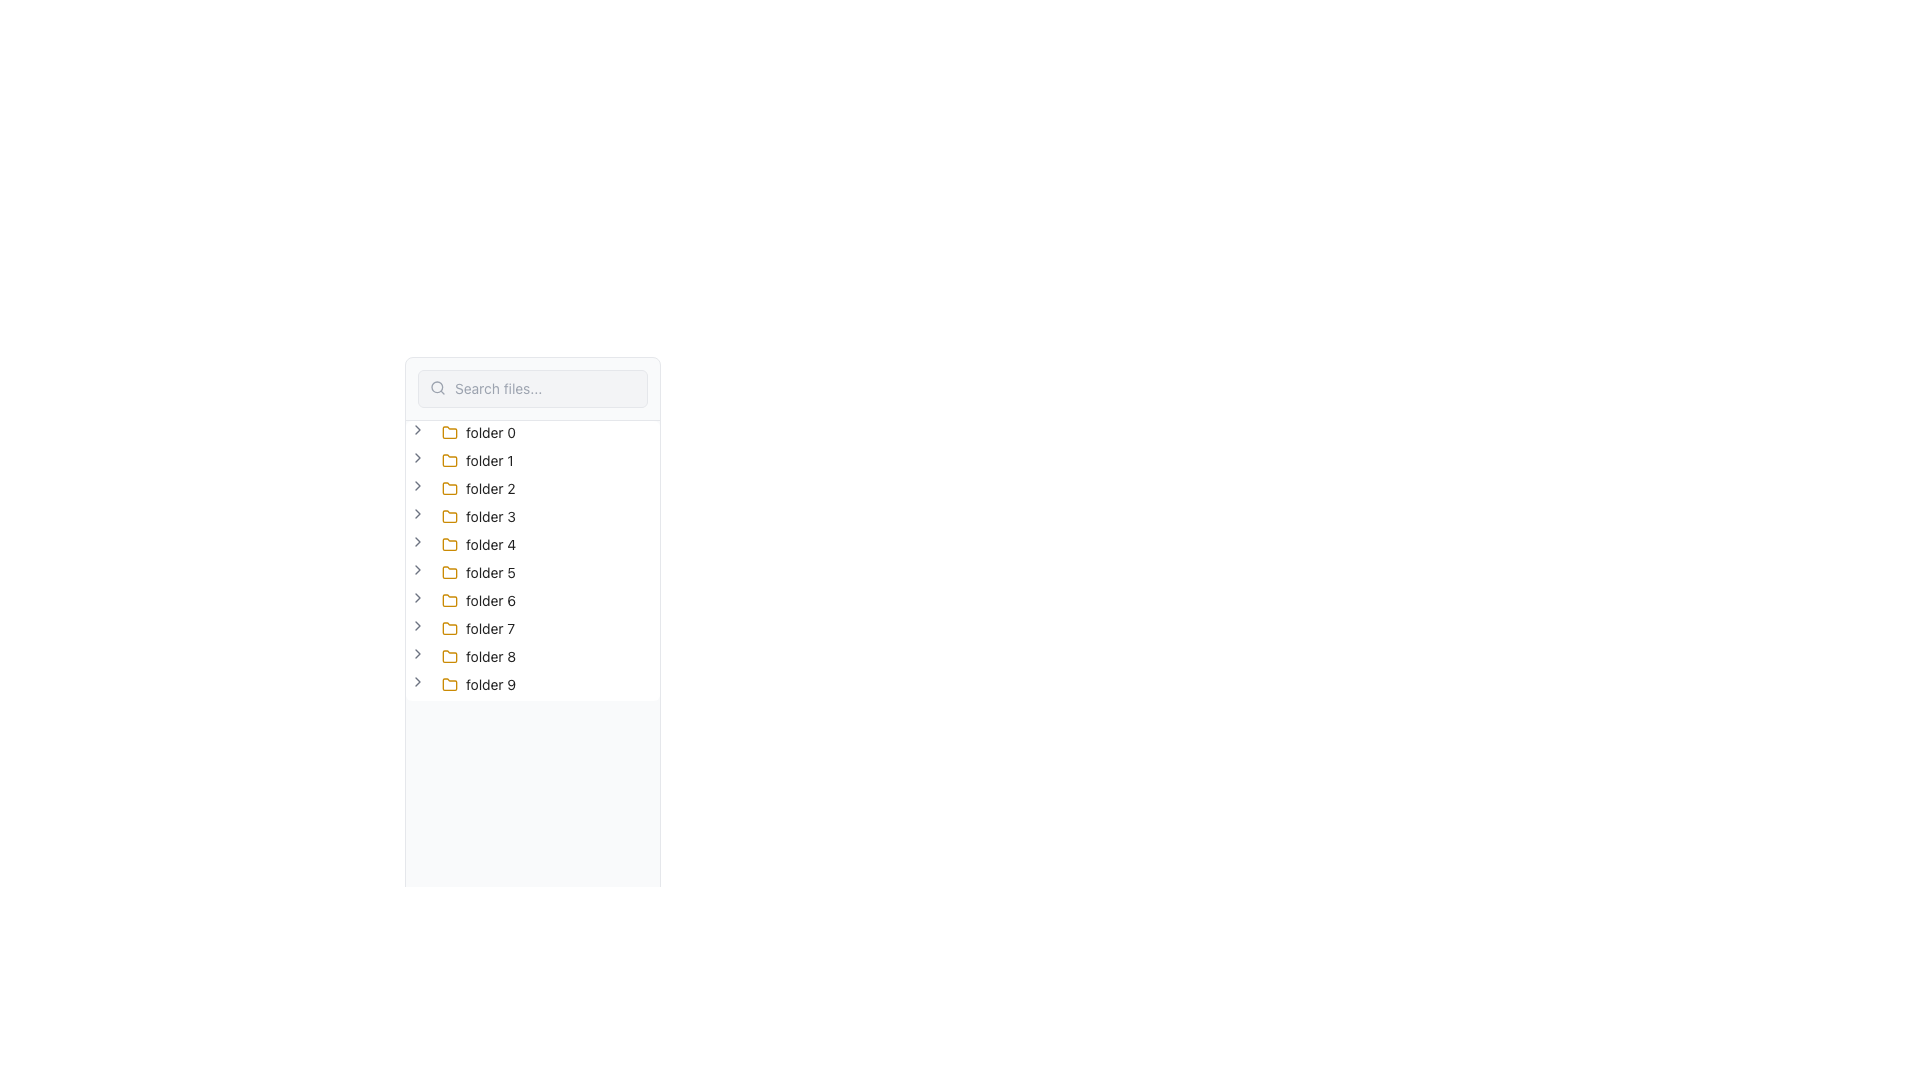 This screenshot has height=1080, width=1920. Describe the element at coordinates (416, 600) in the screenshot. I see `the right-pointing chevron icon located to the left of the text label 'folder 6'` at that location.